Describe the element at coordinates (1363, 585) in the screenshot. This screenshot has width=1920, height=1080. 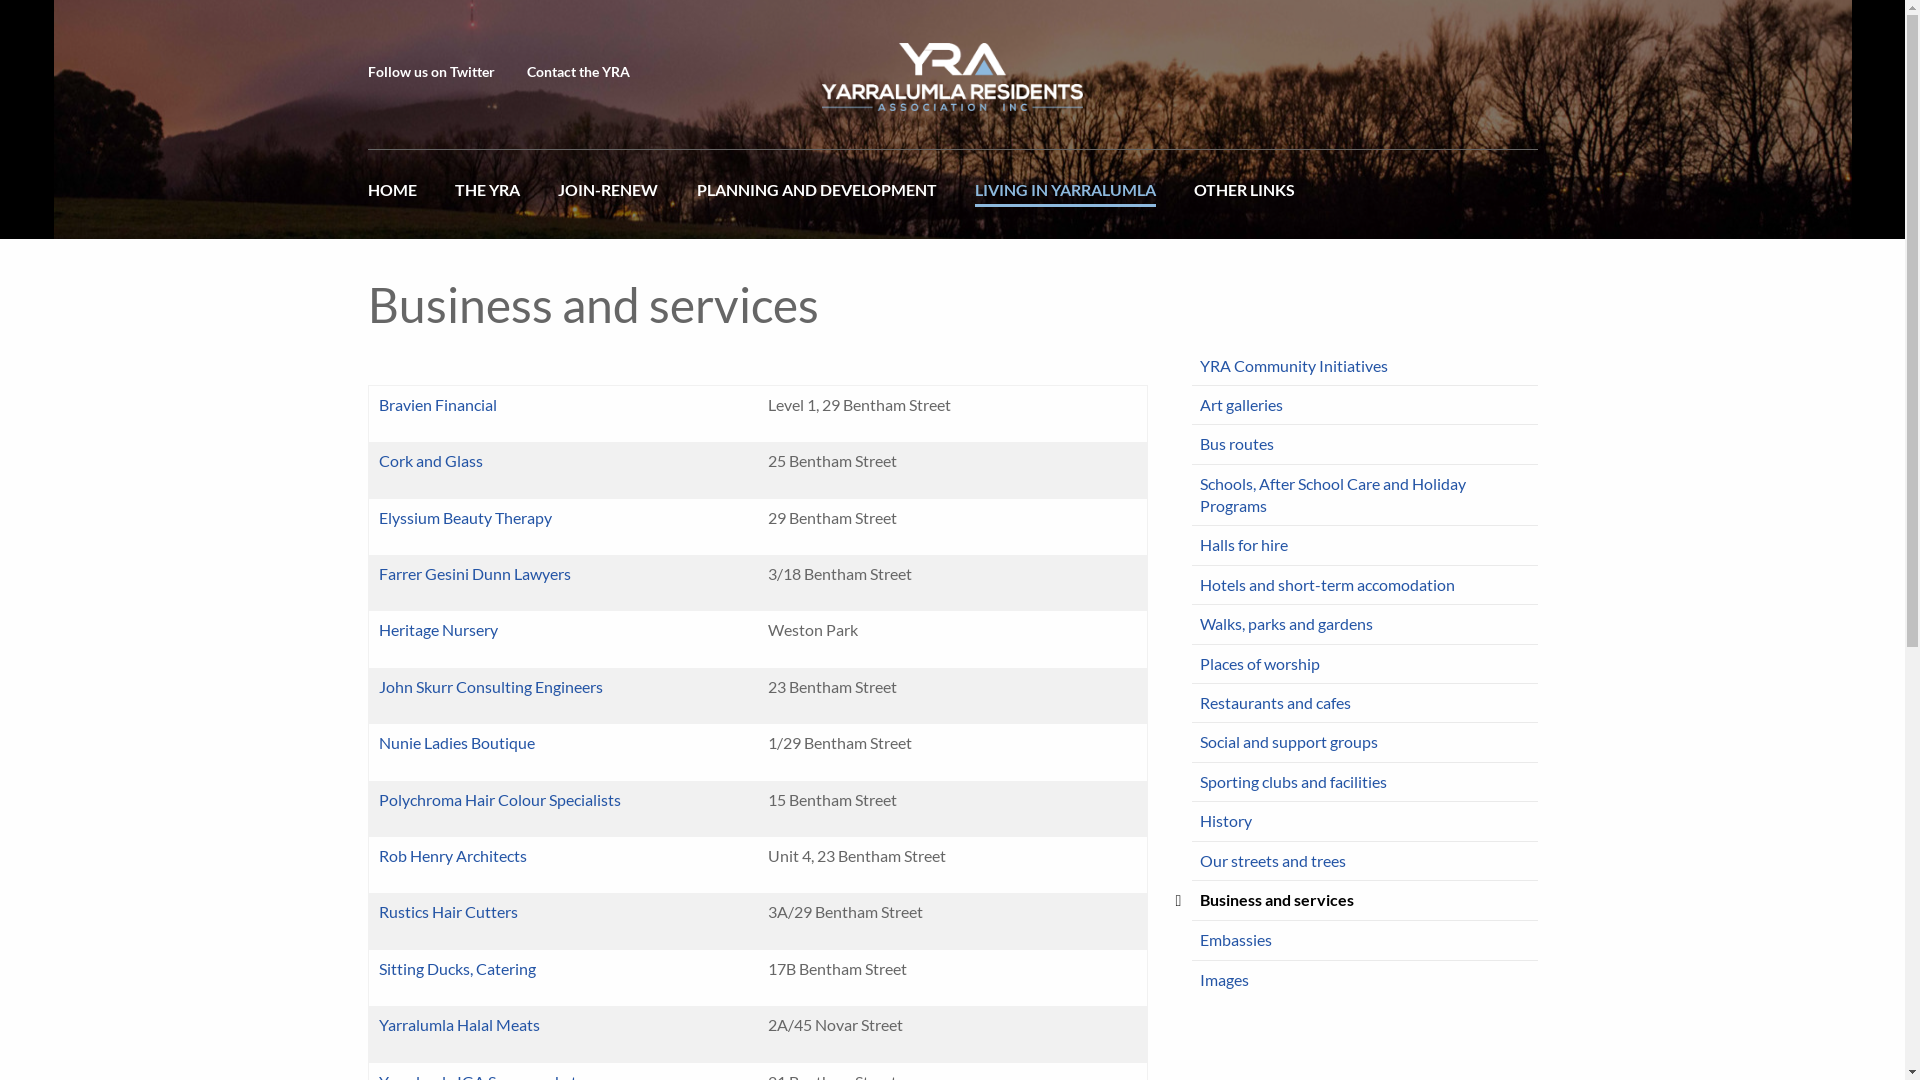
I see `'Hotels and short-term accomodation'` at that location.